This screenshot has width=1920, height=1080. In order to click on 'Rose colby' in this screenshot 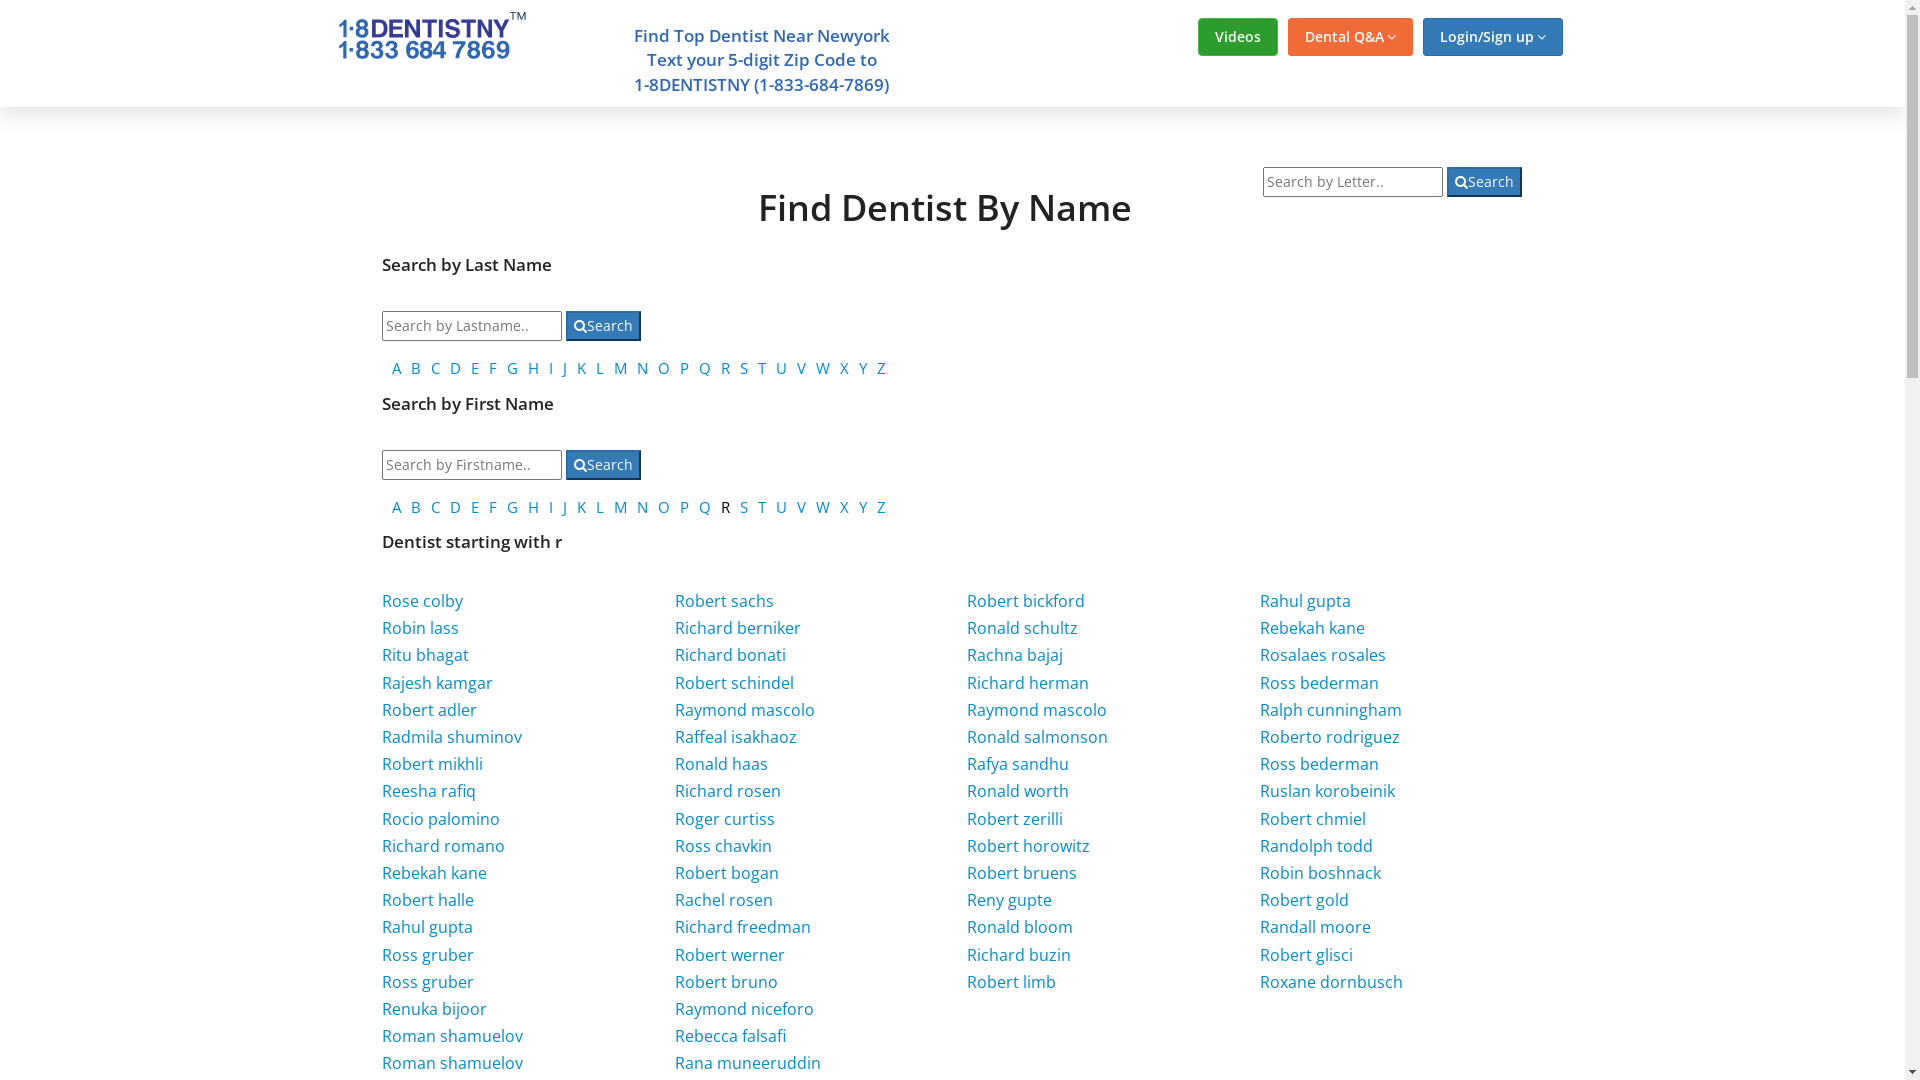, I will do `click(421, 600)`.